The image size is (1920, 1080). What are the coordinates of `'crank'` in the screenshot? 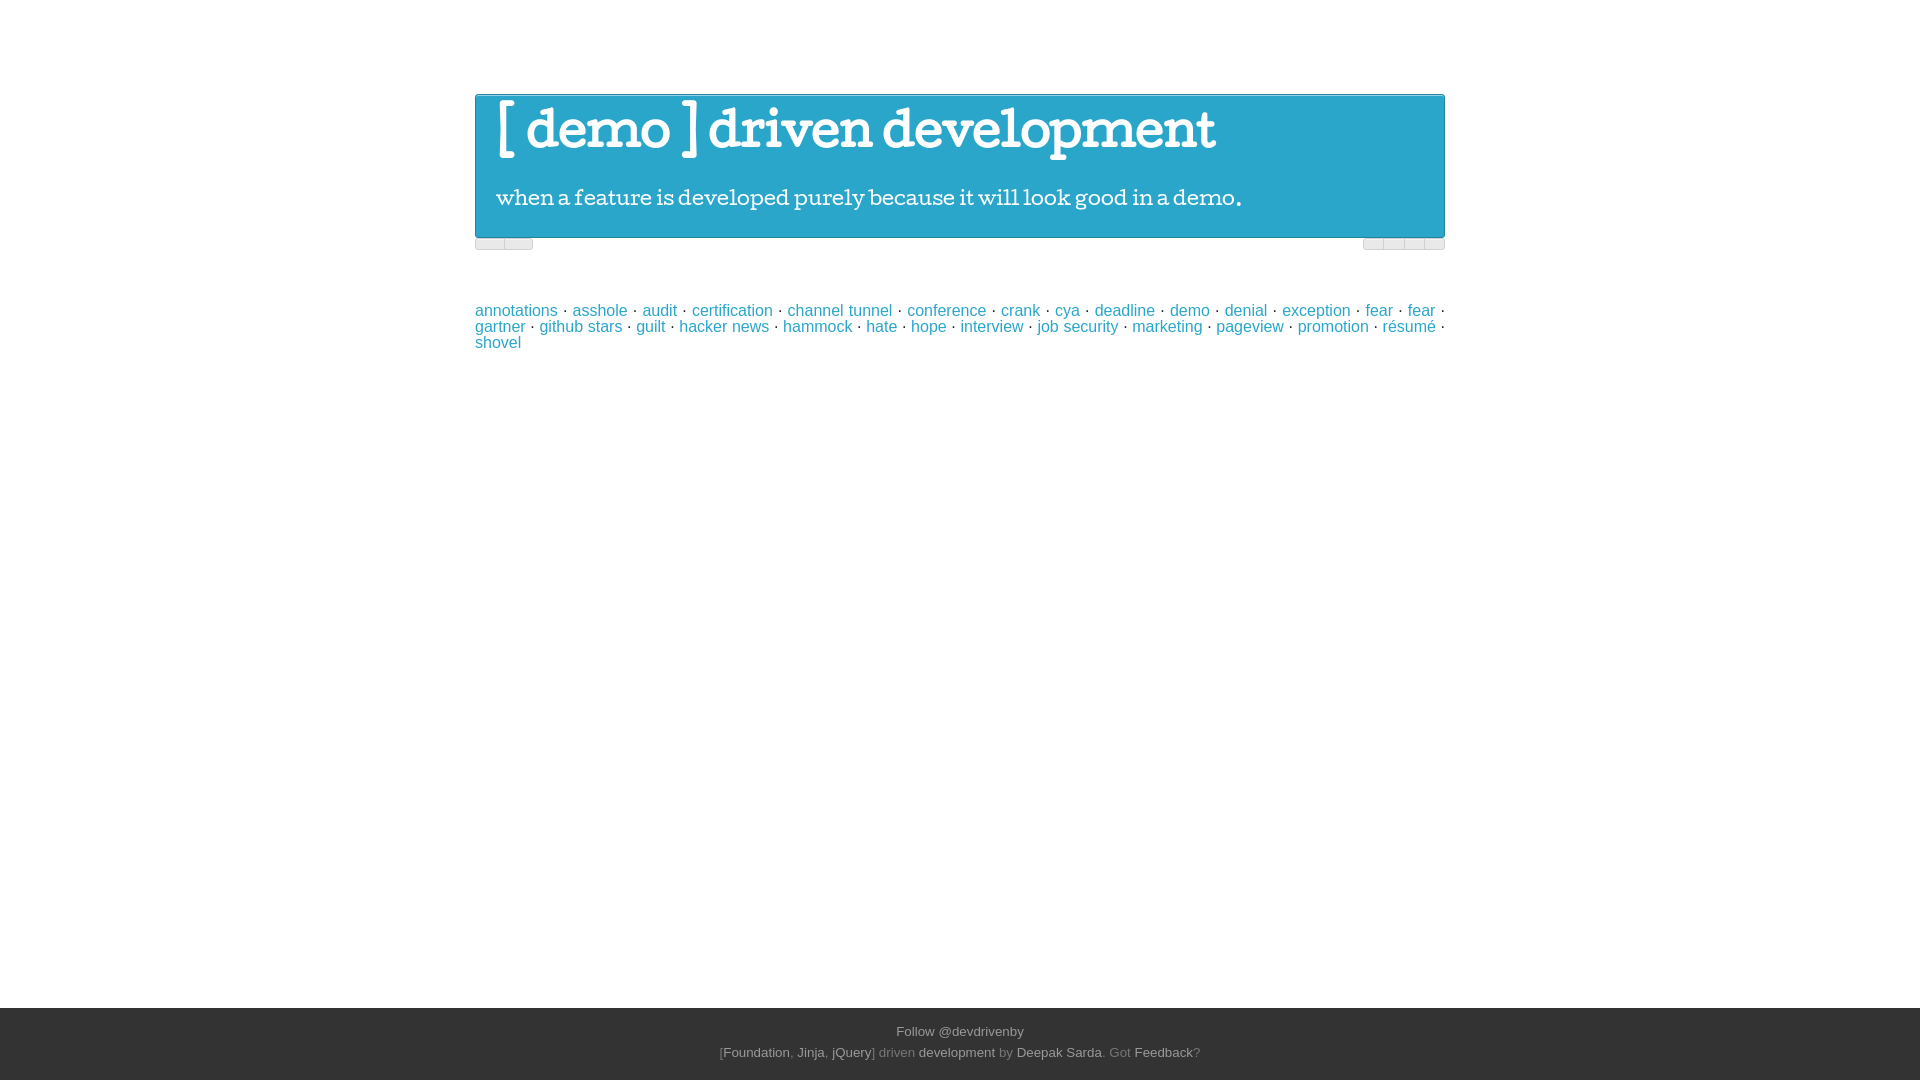 It's located at (1020, 310).